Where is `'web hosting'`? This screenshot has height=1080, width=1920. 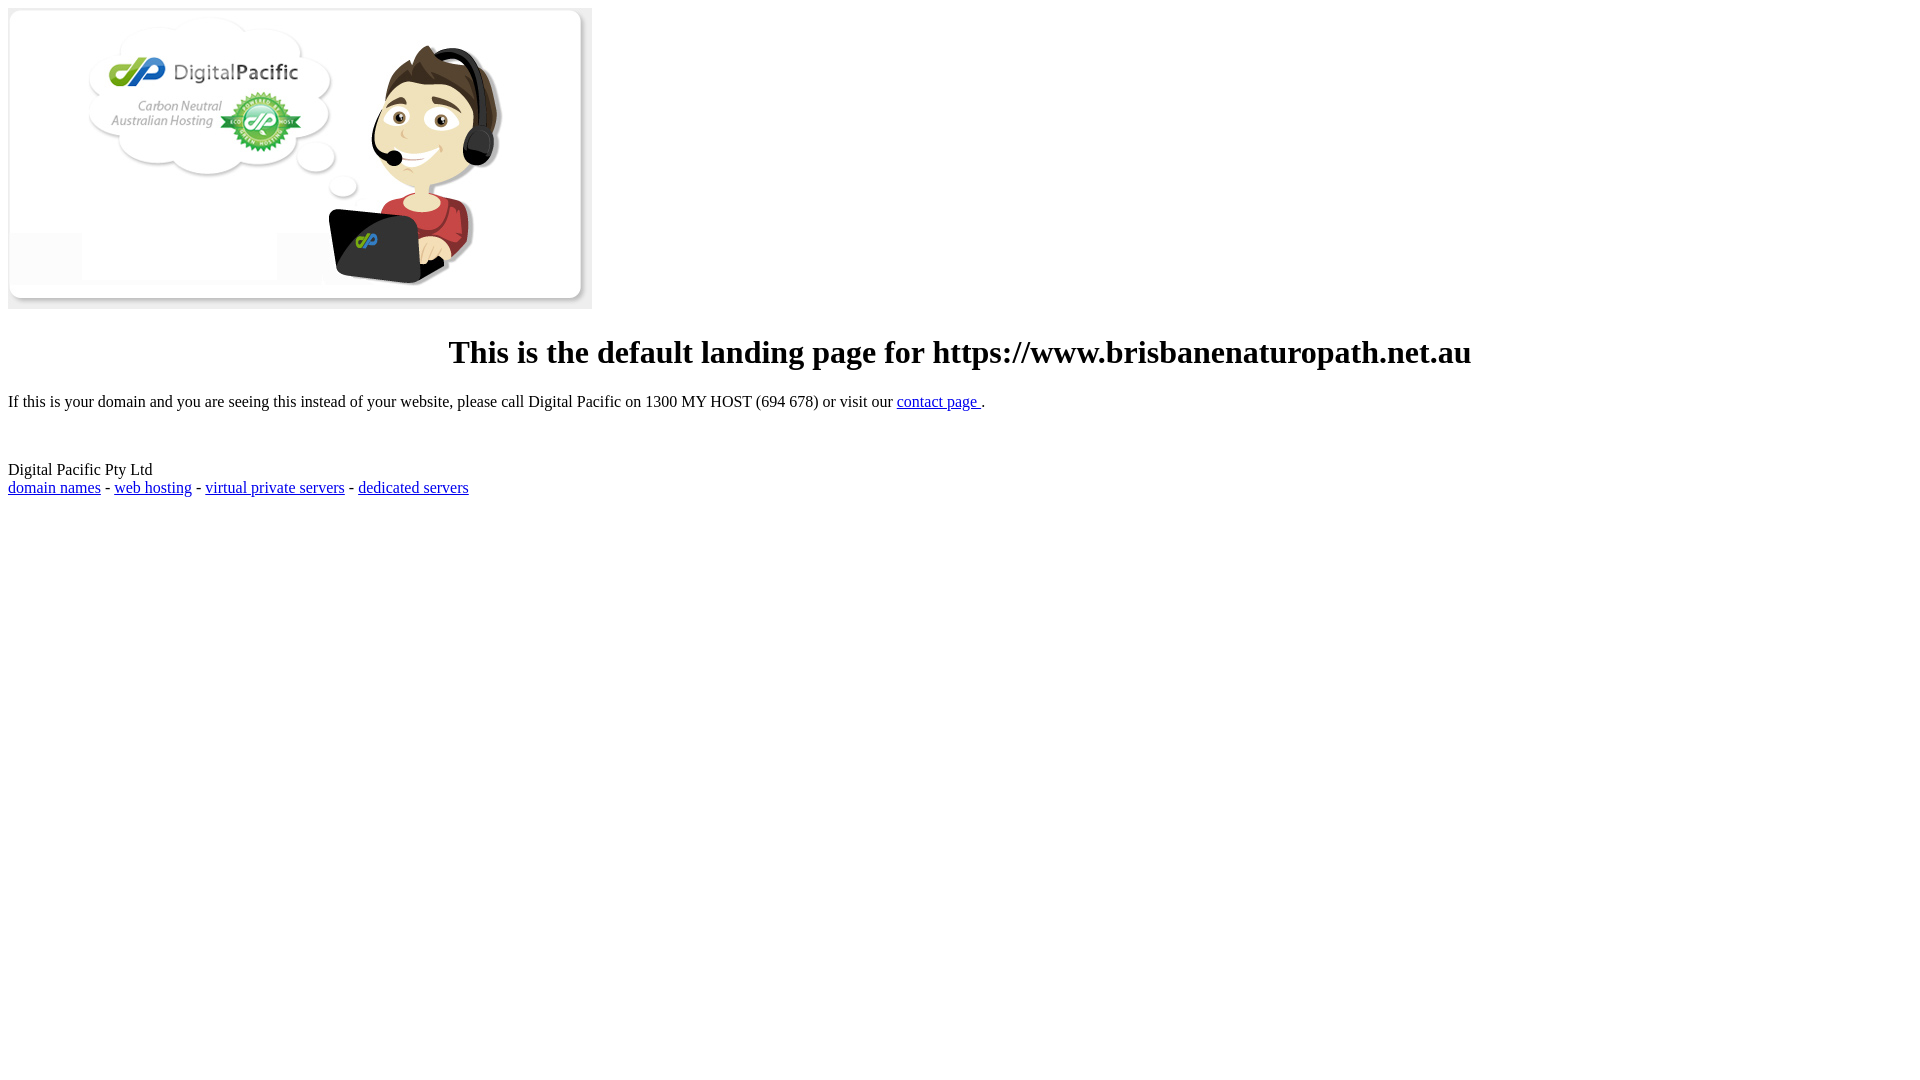 'web hosting' is located at coordinates (152, 487).